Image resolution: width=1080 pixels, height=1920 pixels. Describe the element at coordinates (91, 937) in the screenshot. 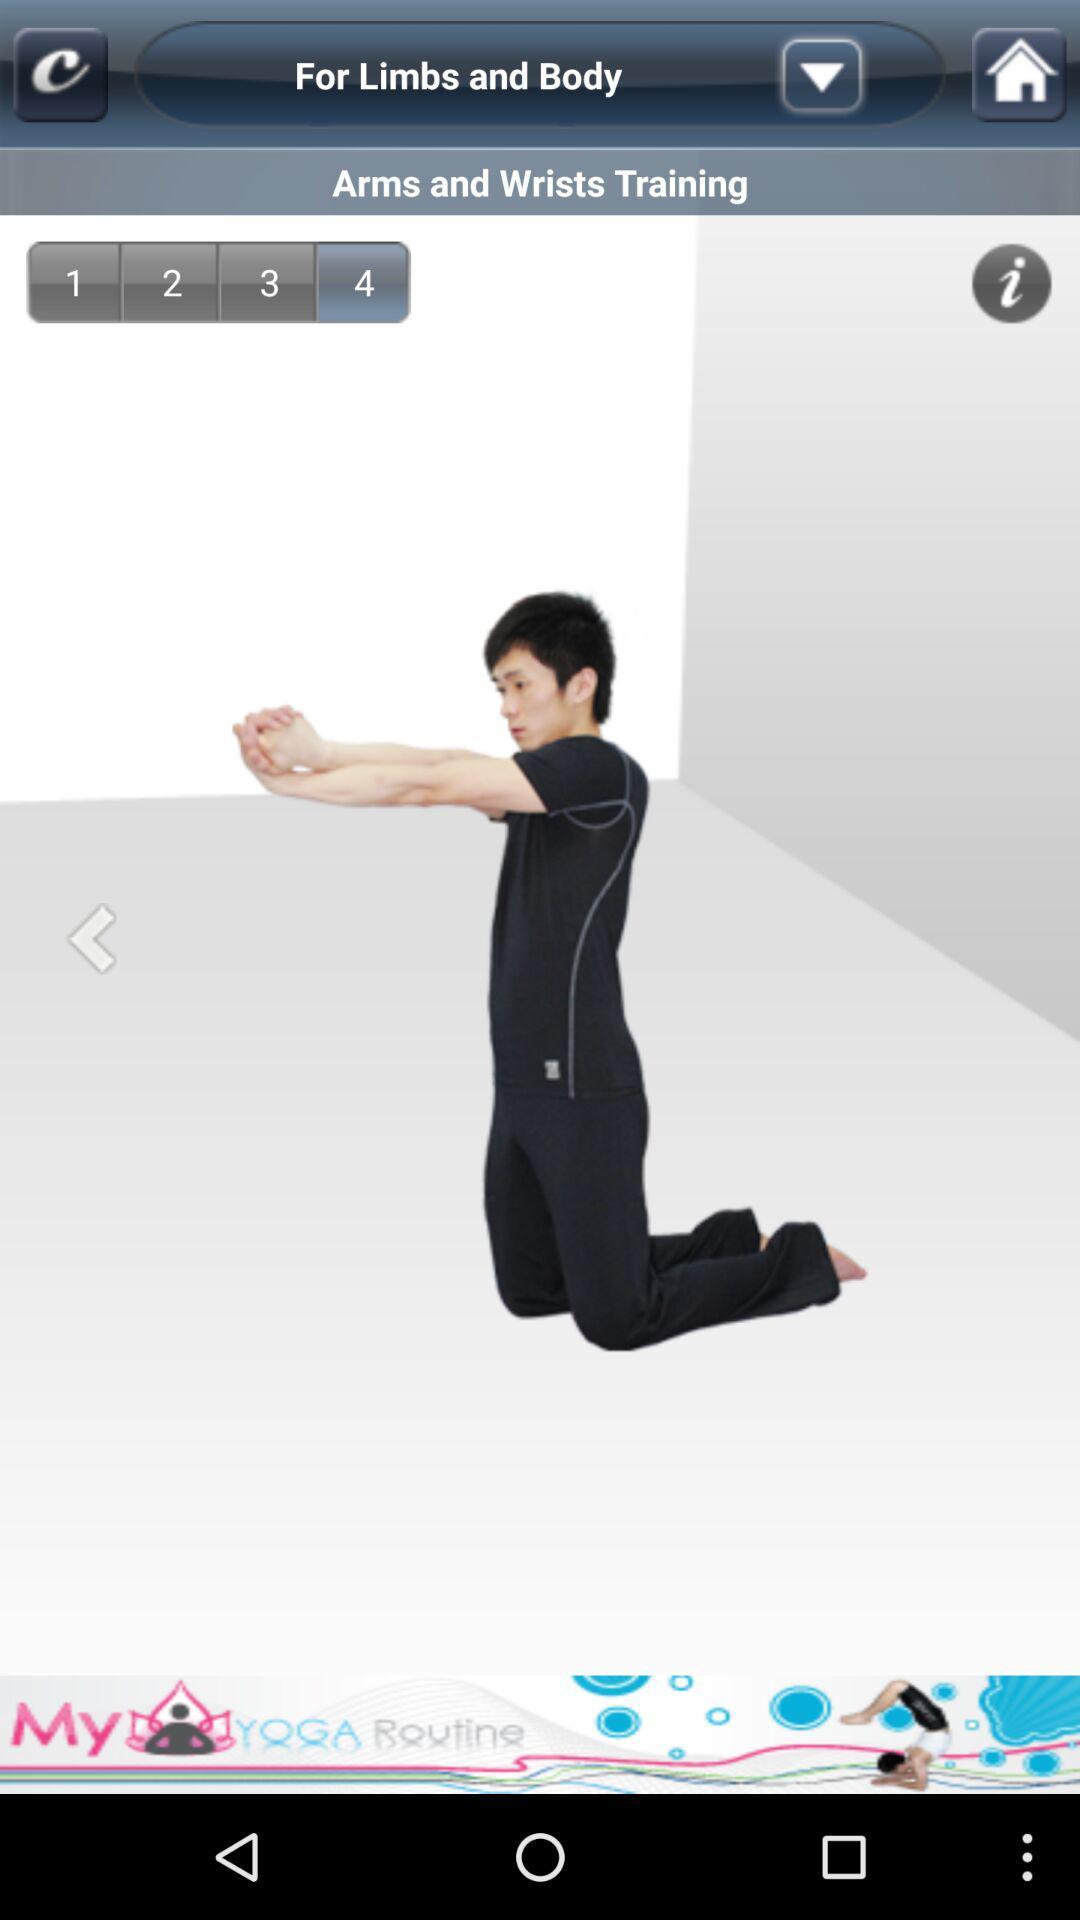

I see `go back` at that location.